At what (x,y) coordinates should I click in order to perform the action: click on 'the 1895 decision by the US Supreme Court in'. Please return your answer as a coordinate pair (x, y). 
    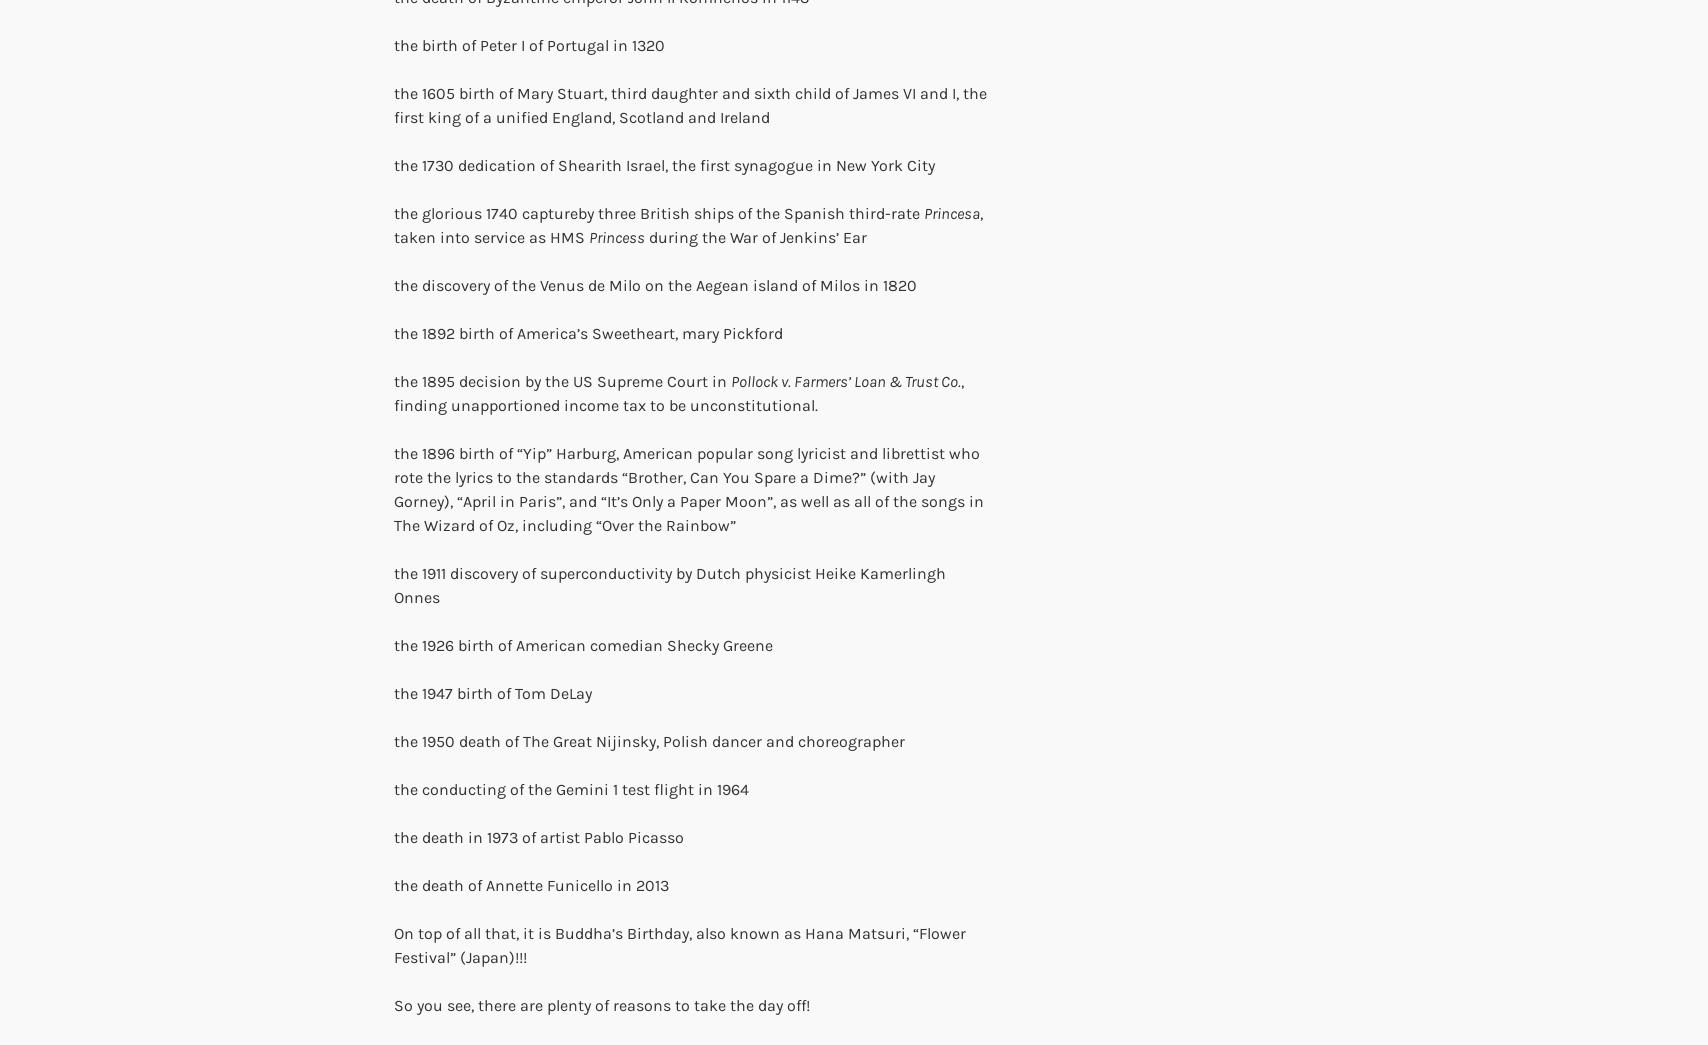
    Looking at the image, I should click on (562, 380).